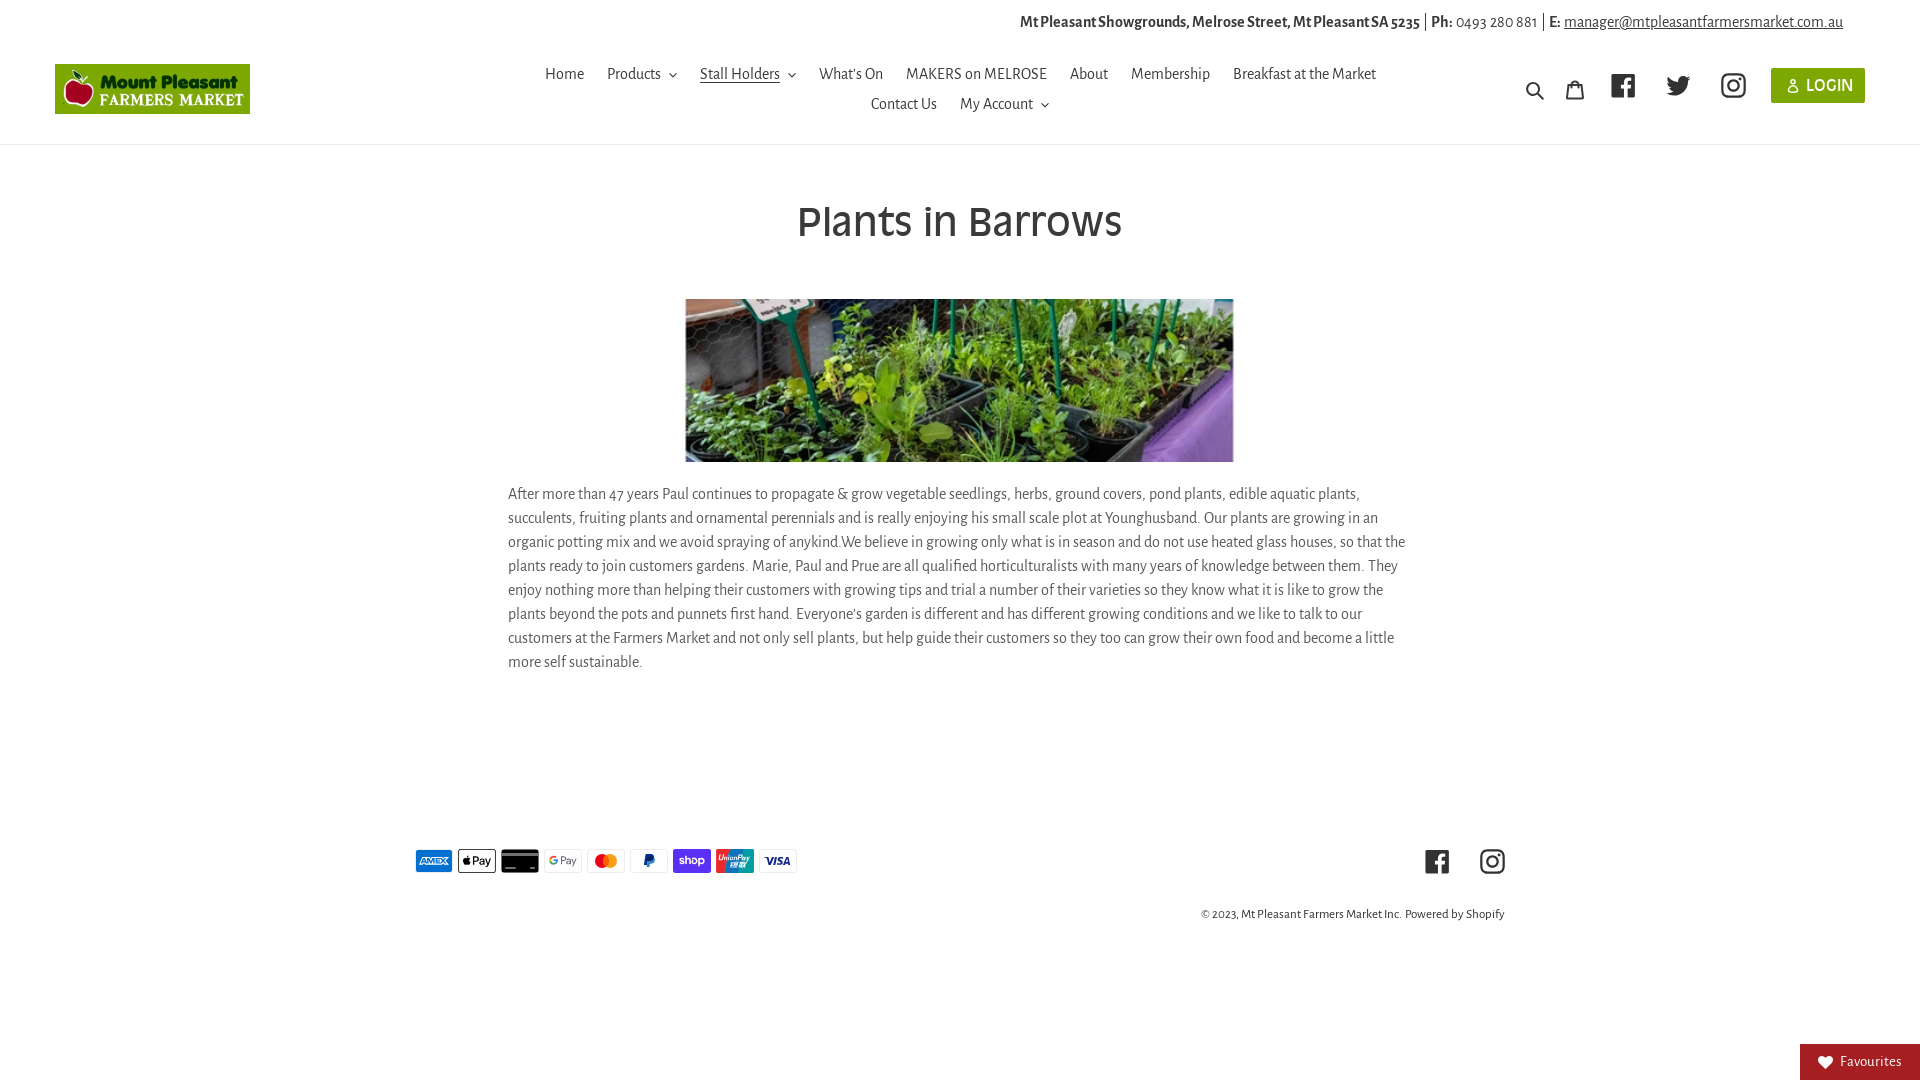  Describe the element at coordinates (1492, 859) in the screenshot. I see `'Instagram'` at that location.